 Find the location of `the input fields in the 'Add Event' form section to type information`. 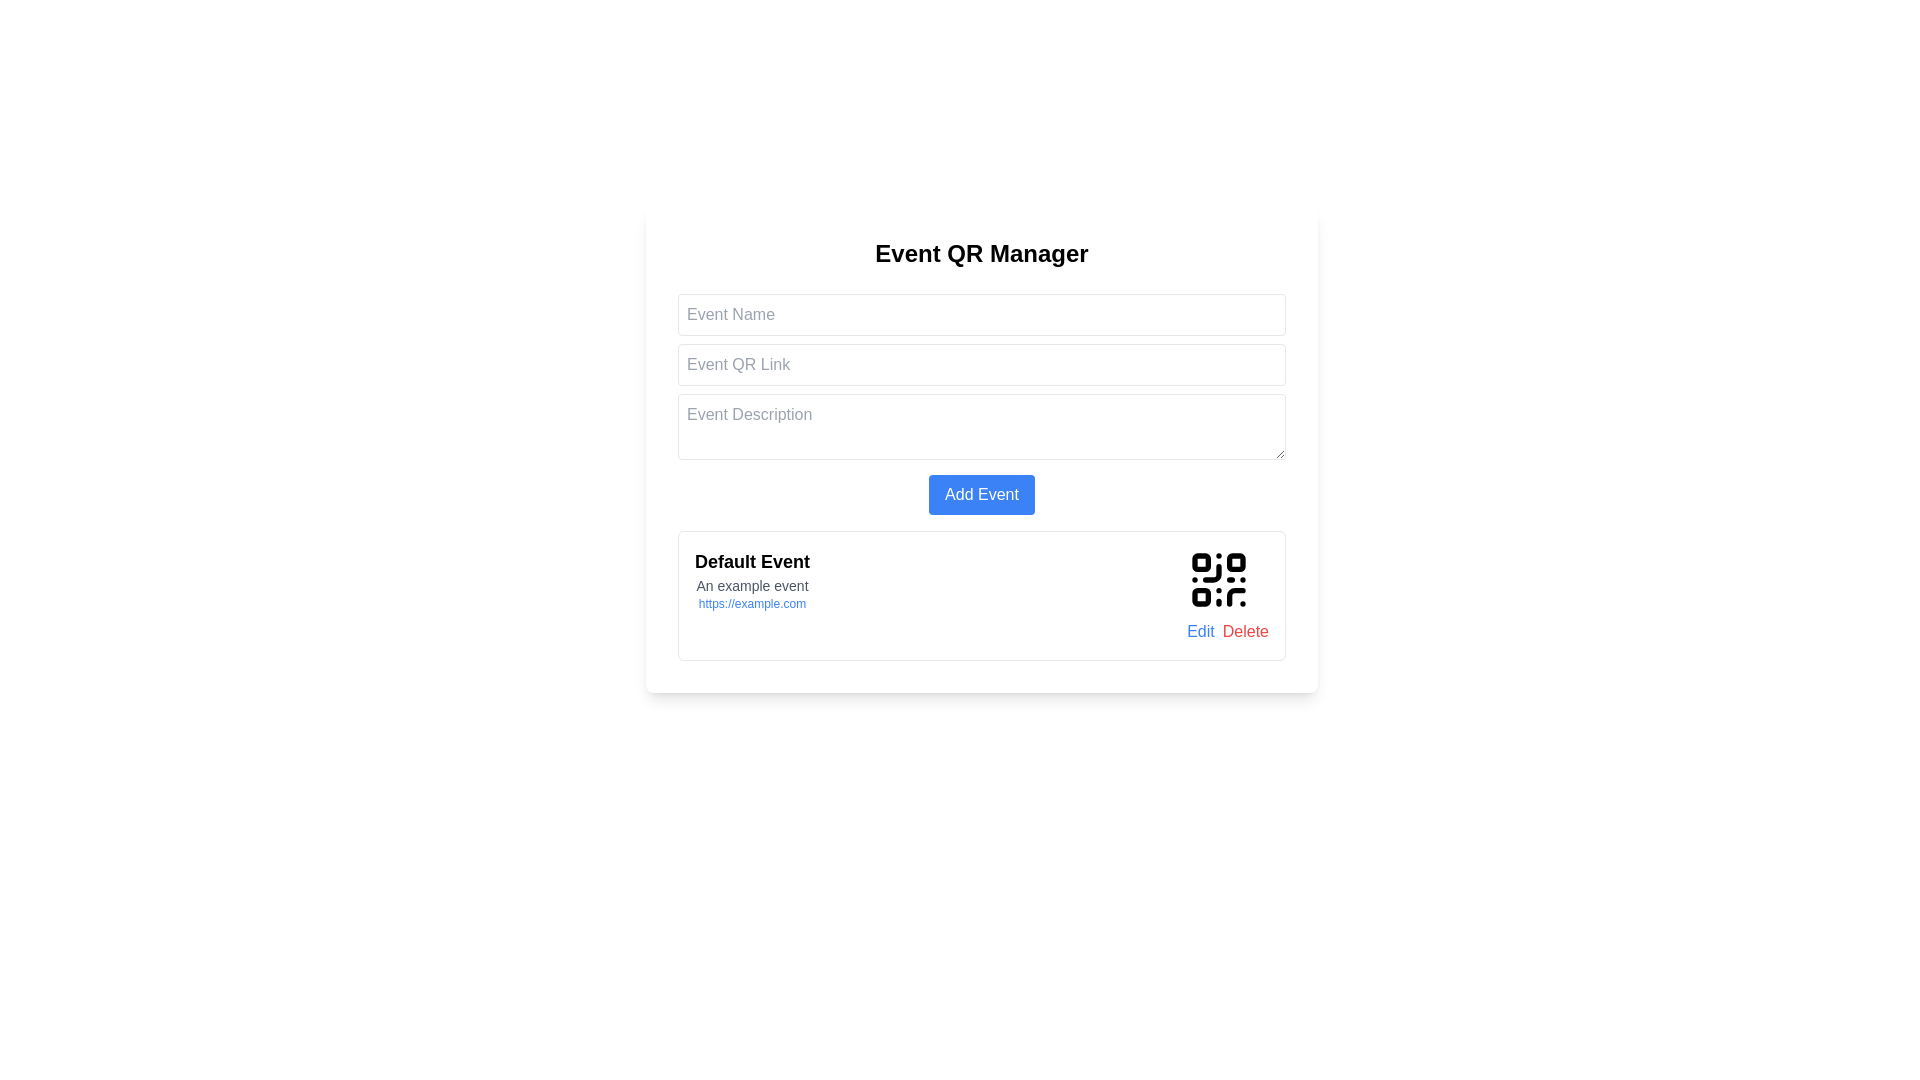

the input fields in the 'Add Event' form section to type information is located at coordinates (982, 404).